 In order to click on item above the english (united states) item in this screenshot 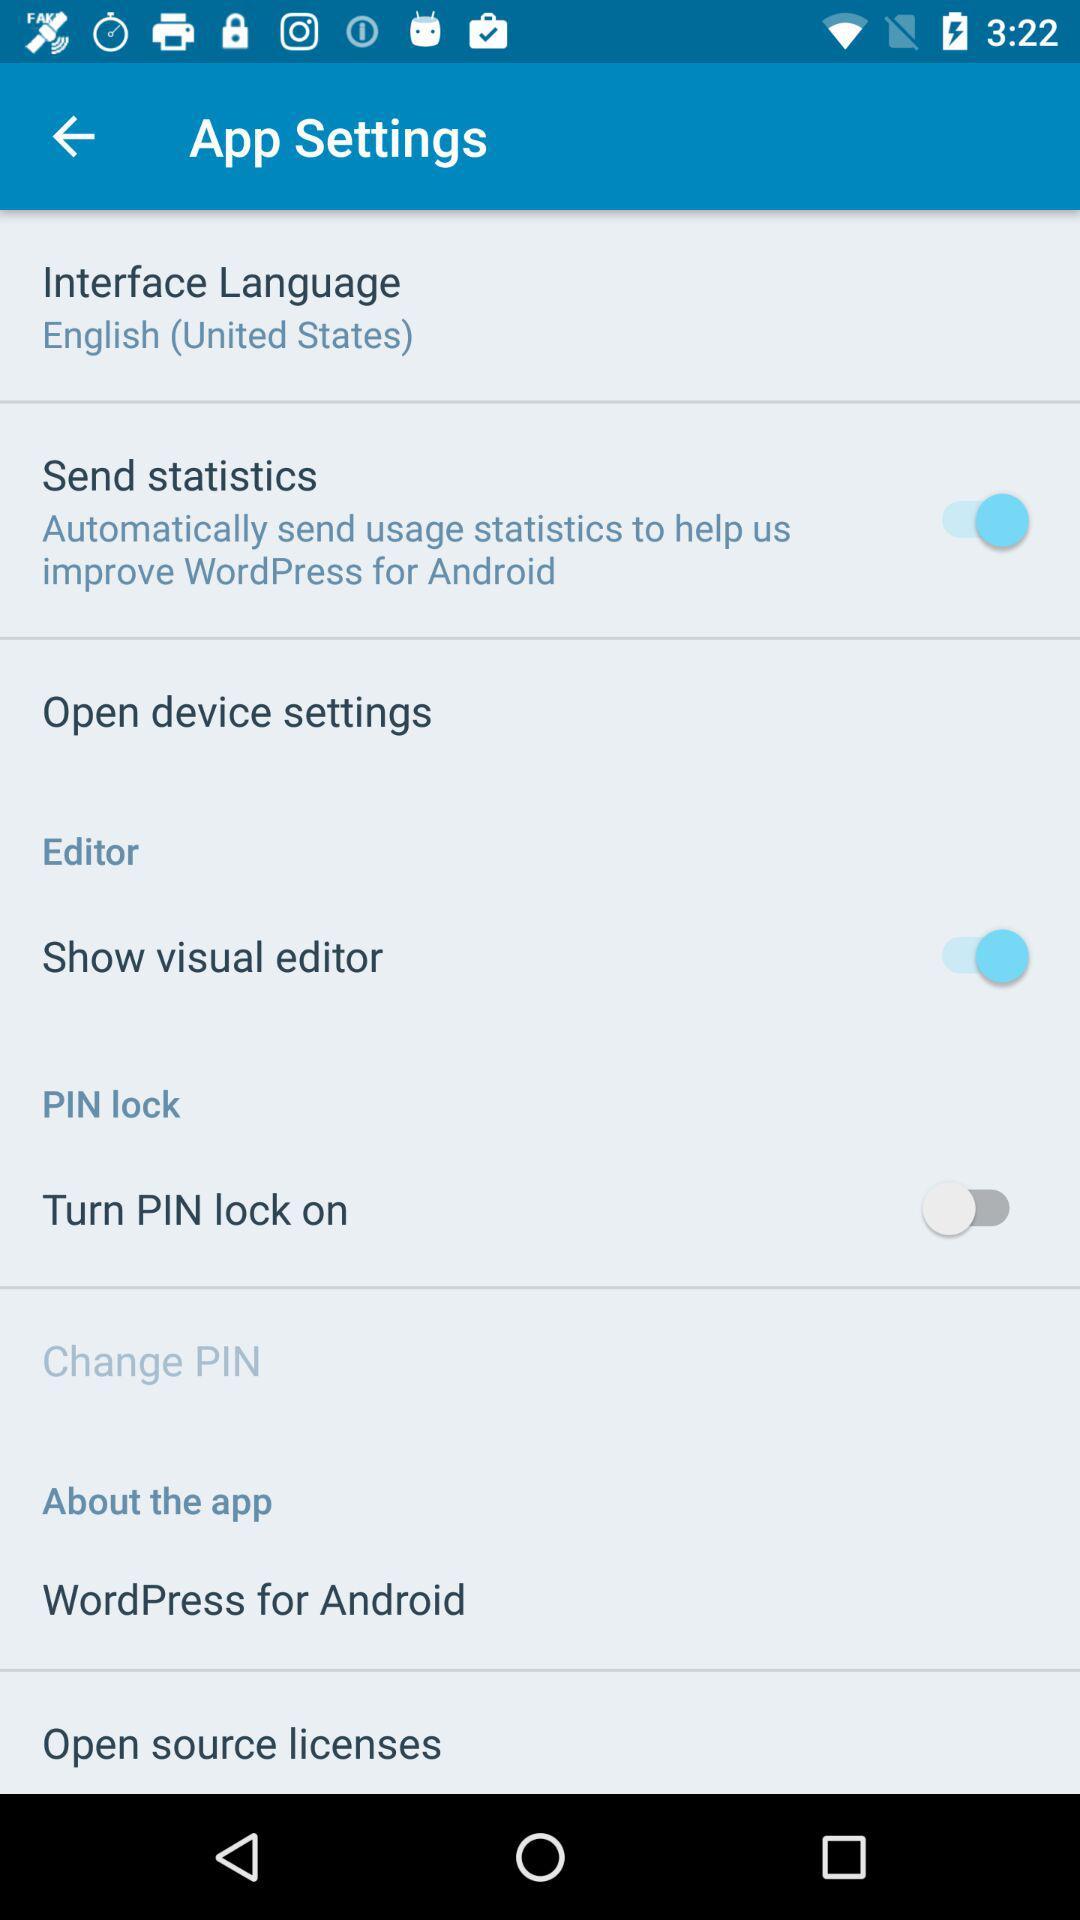, I will do `click(221, 279)`.